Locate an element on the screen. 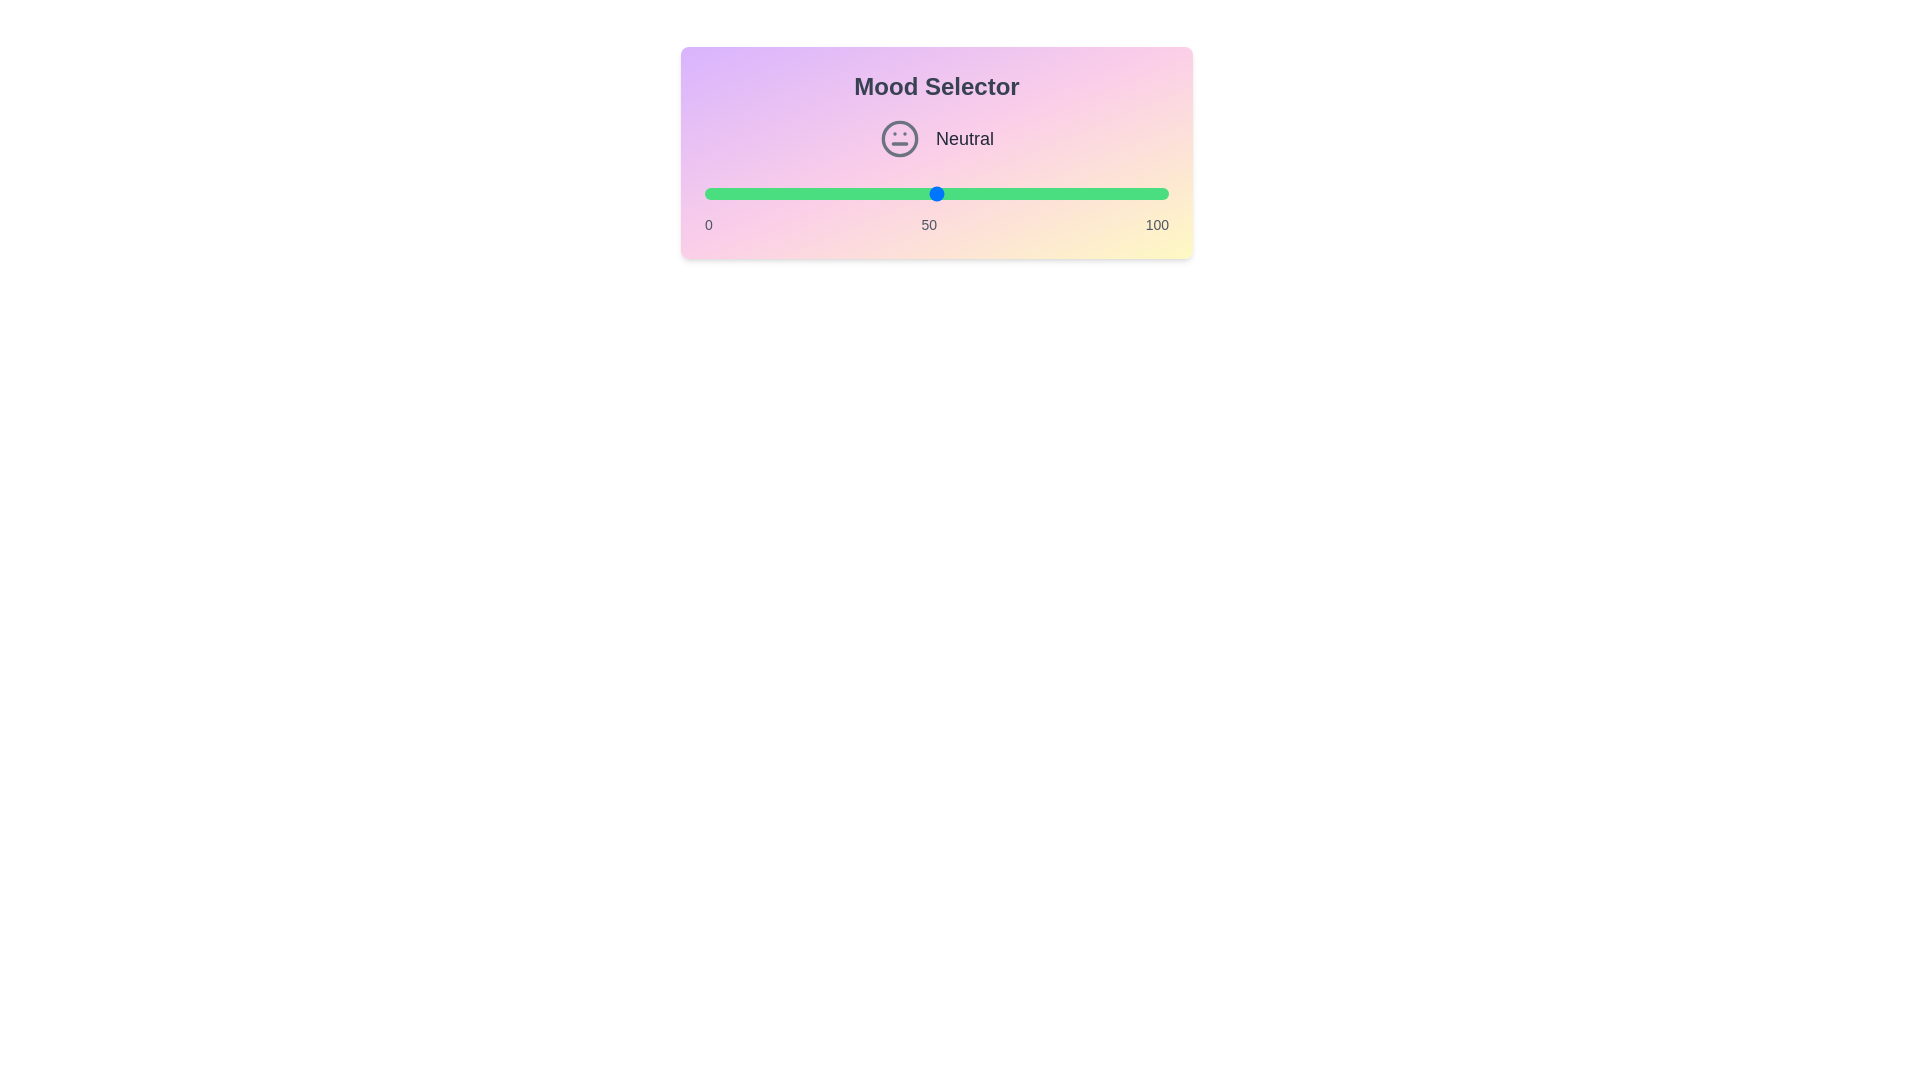 The width and height of the screenshot is (1920, 1080). the slider to set the mood value to 15 is located at coordinates (773, 193).